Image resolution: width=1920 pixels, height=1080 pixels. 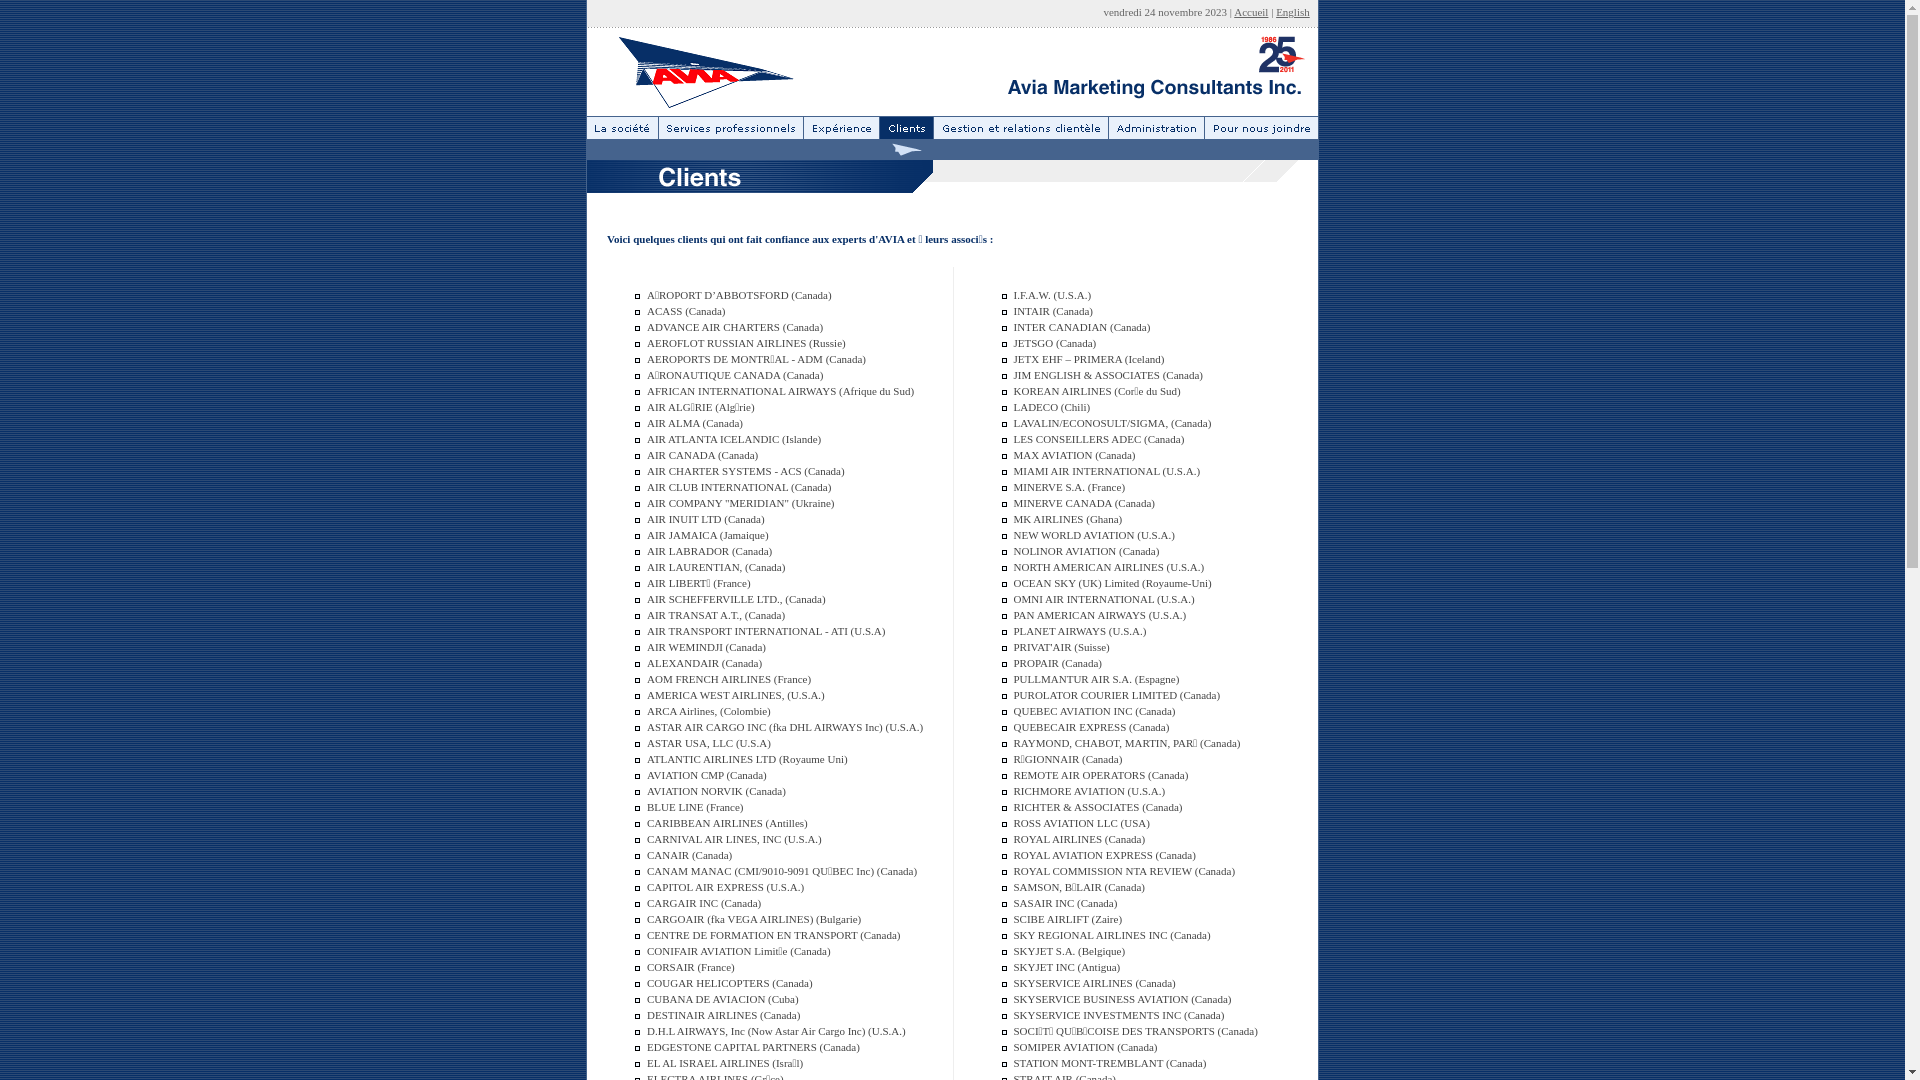 I want to click on 'English', so click(x=1292, y=11).